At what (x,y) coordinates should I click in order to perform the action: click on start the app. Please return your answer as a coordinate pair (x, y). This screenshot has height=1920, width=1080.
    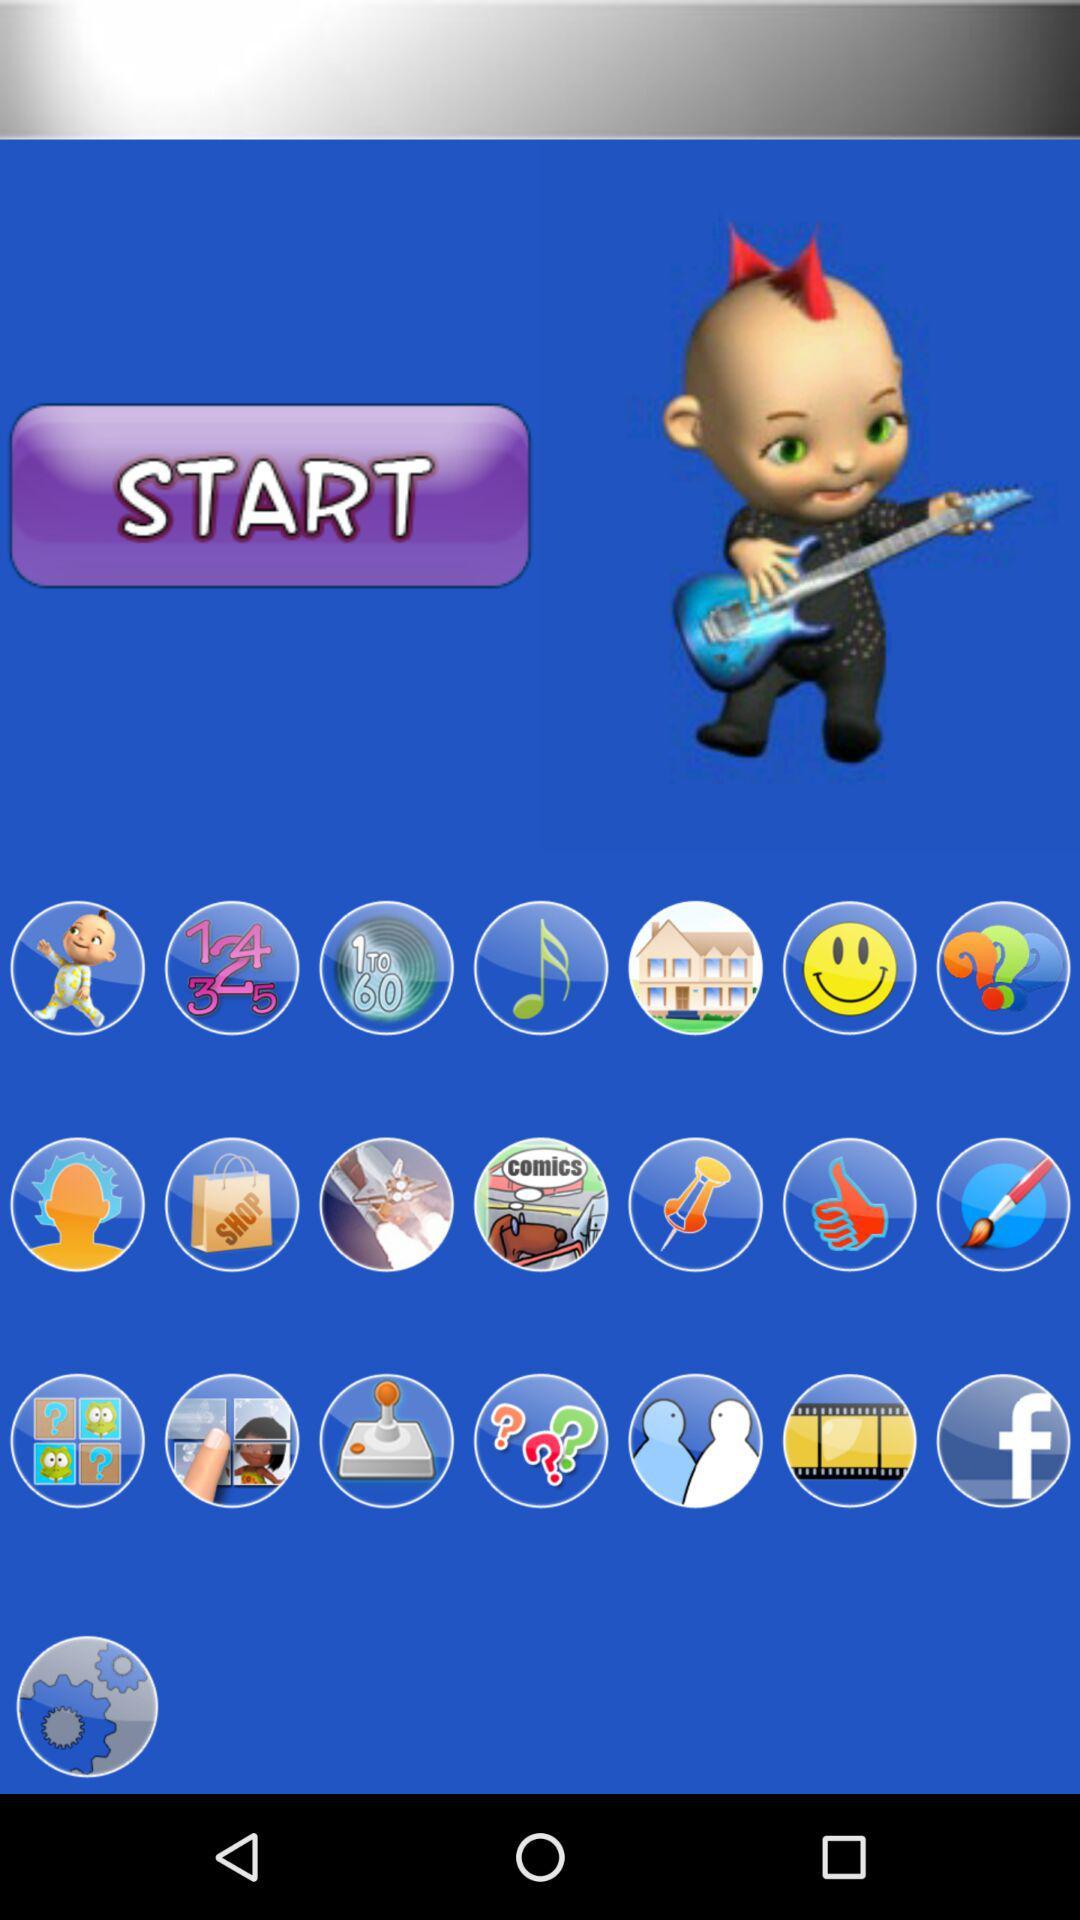
    Looking at the image, I should click on (270, 496).